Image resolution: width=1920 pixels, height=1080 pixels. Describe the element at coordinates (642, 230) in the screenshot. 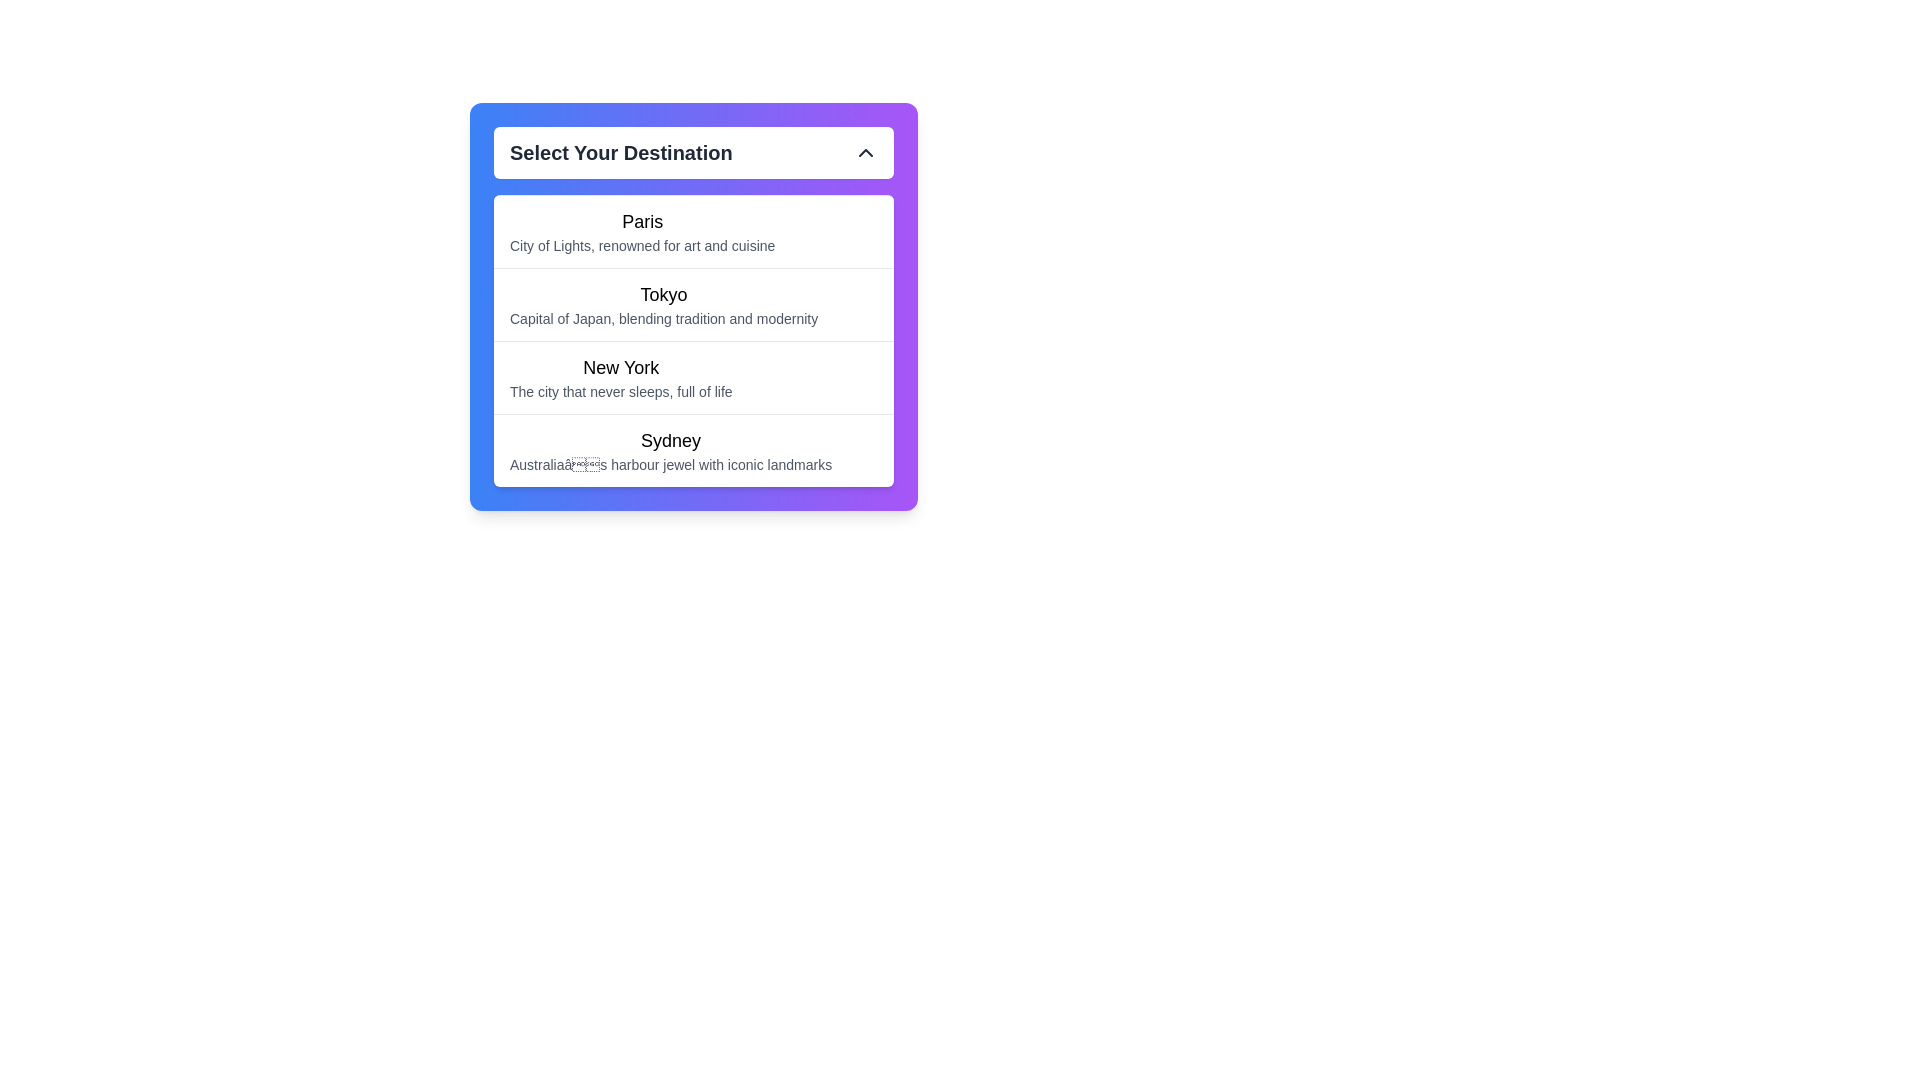

I see `the list item containing the text 'Paris' for selection from the destination list` at that location.